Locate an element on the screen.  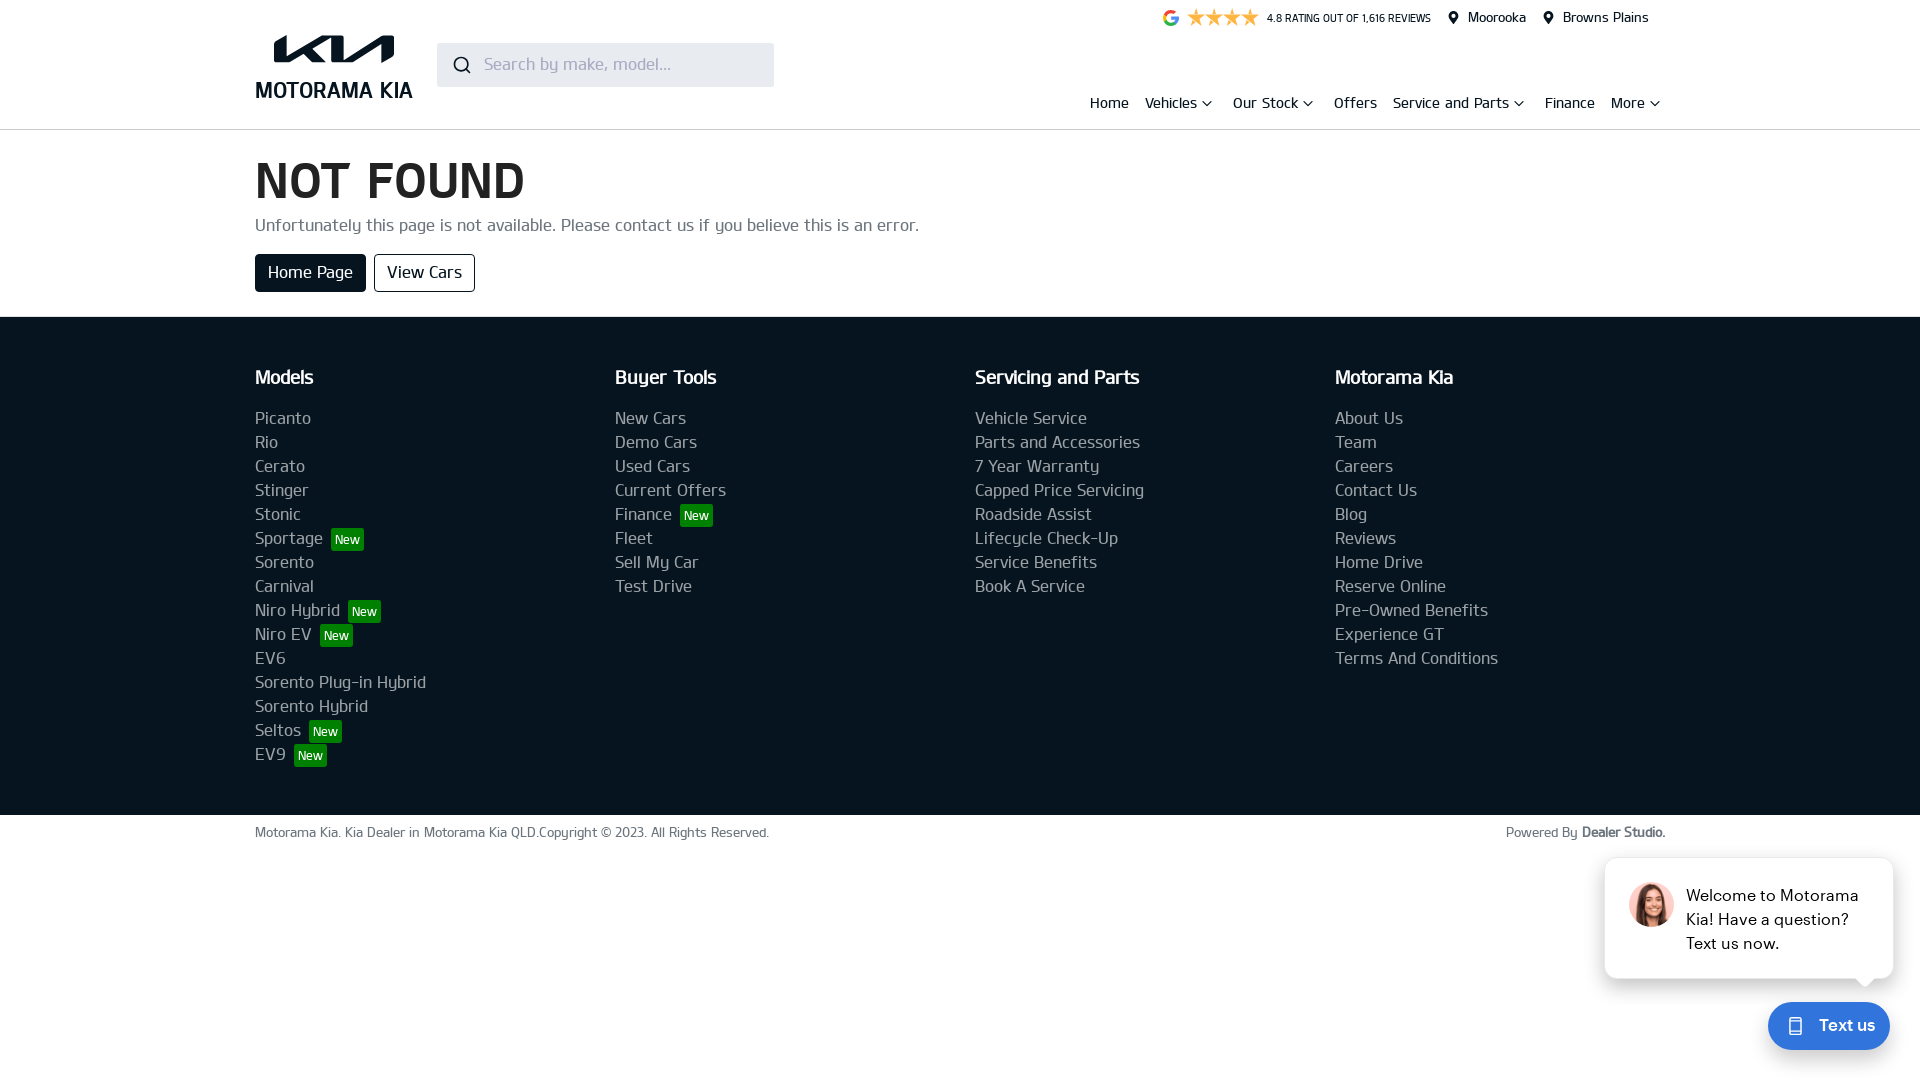
'Home Drive' is located at coordinates (1377, 562).